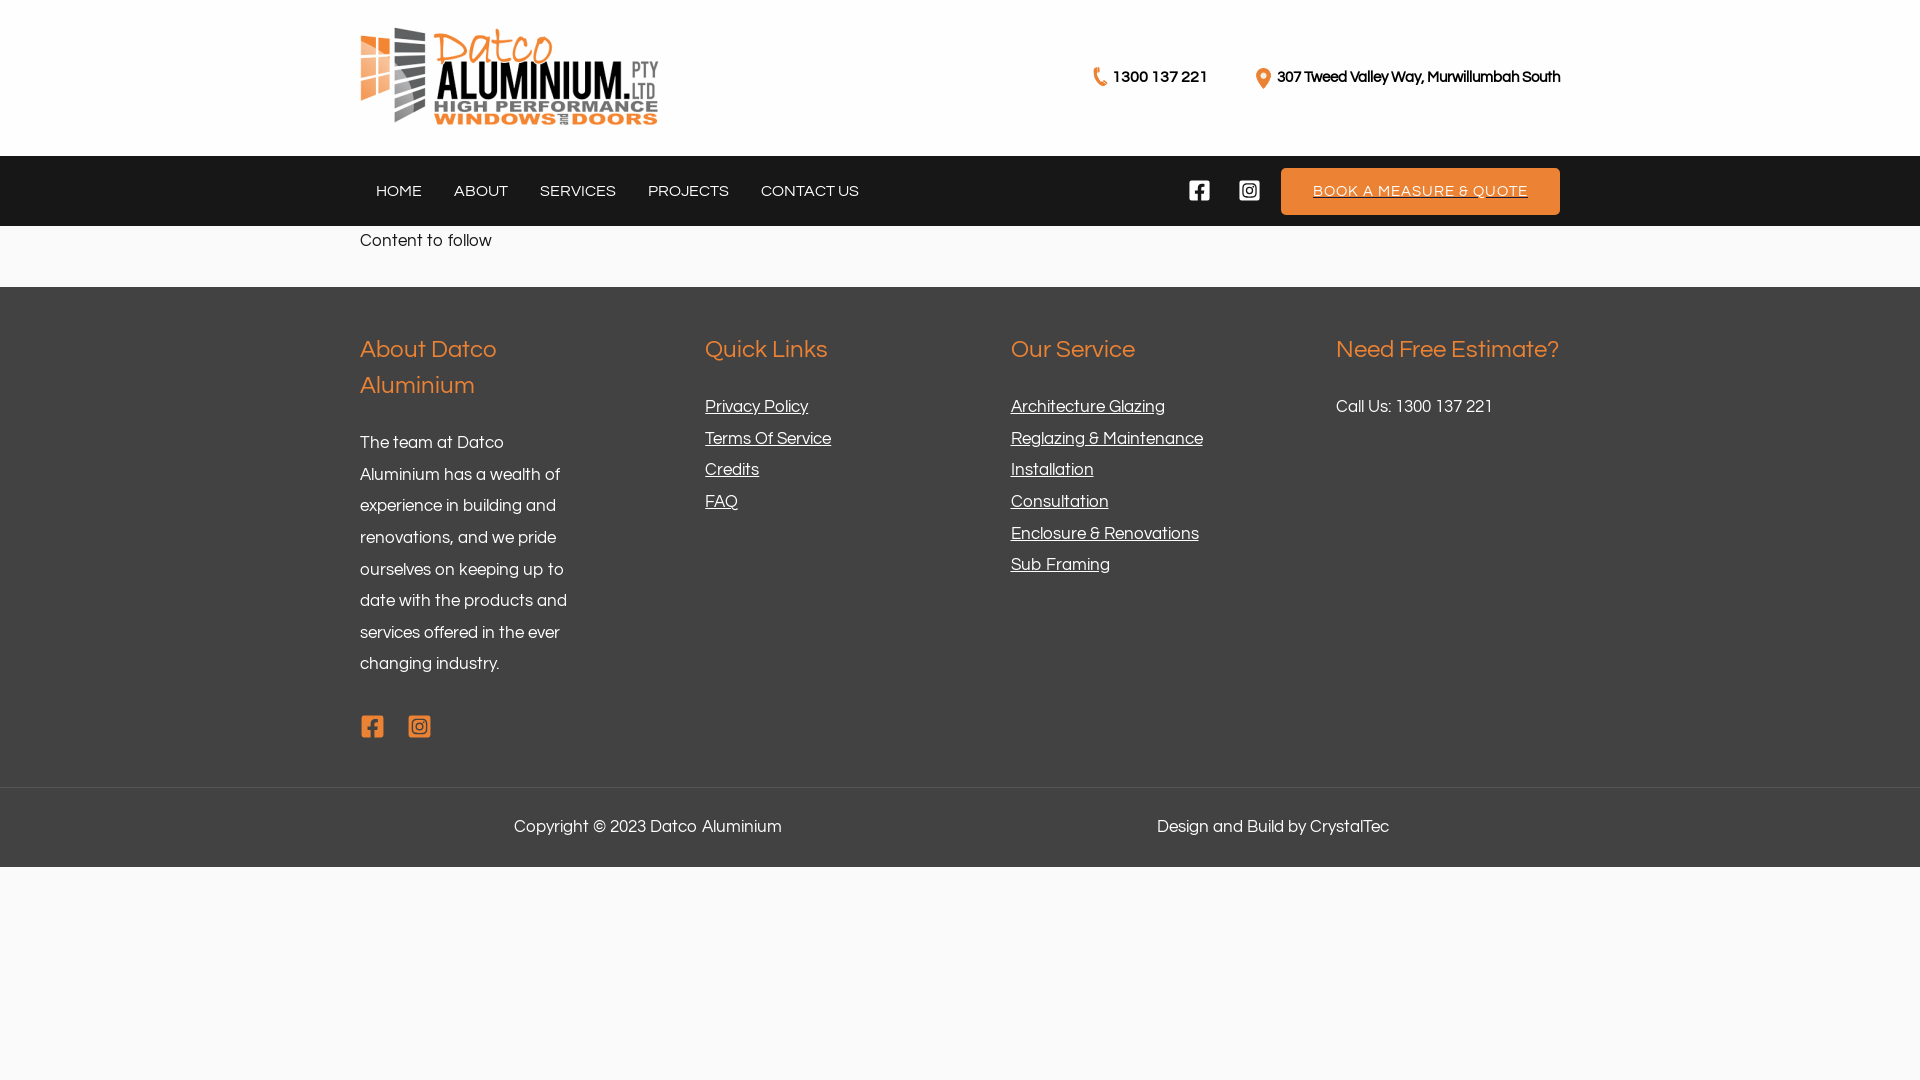 This screenshot has height=1080, width=1920. I want to click on 'Installation', so click(1050, 470).